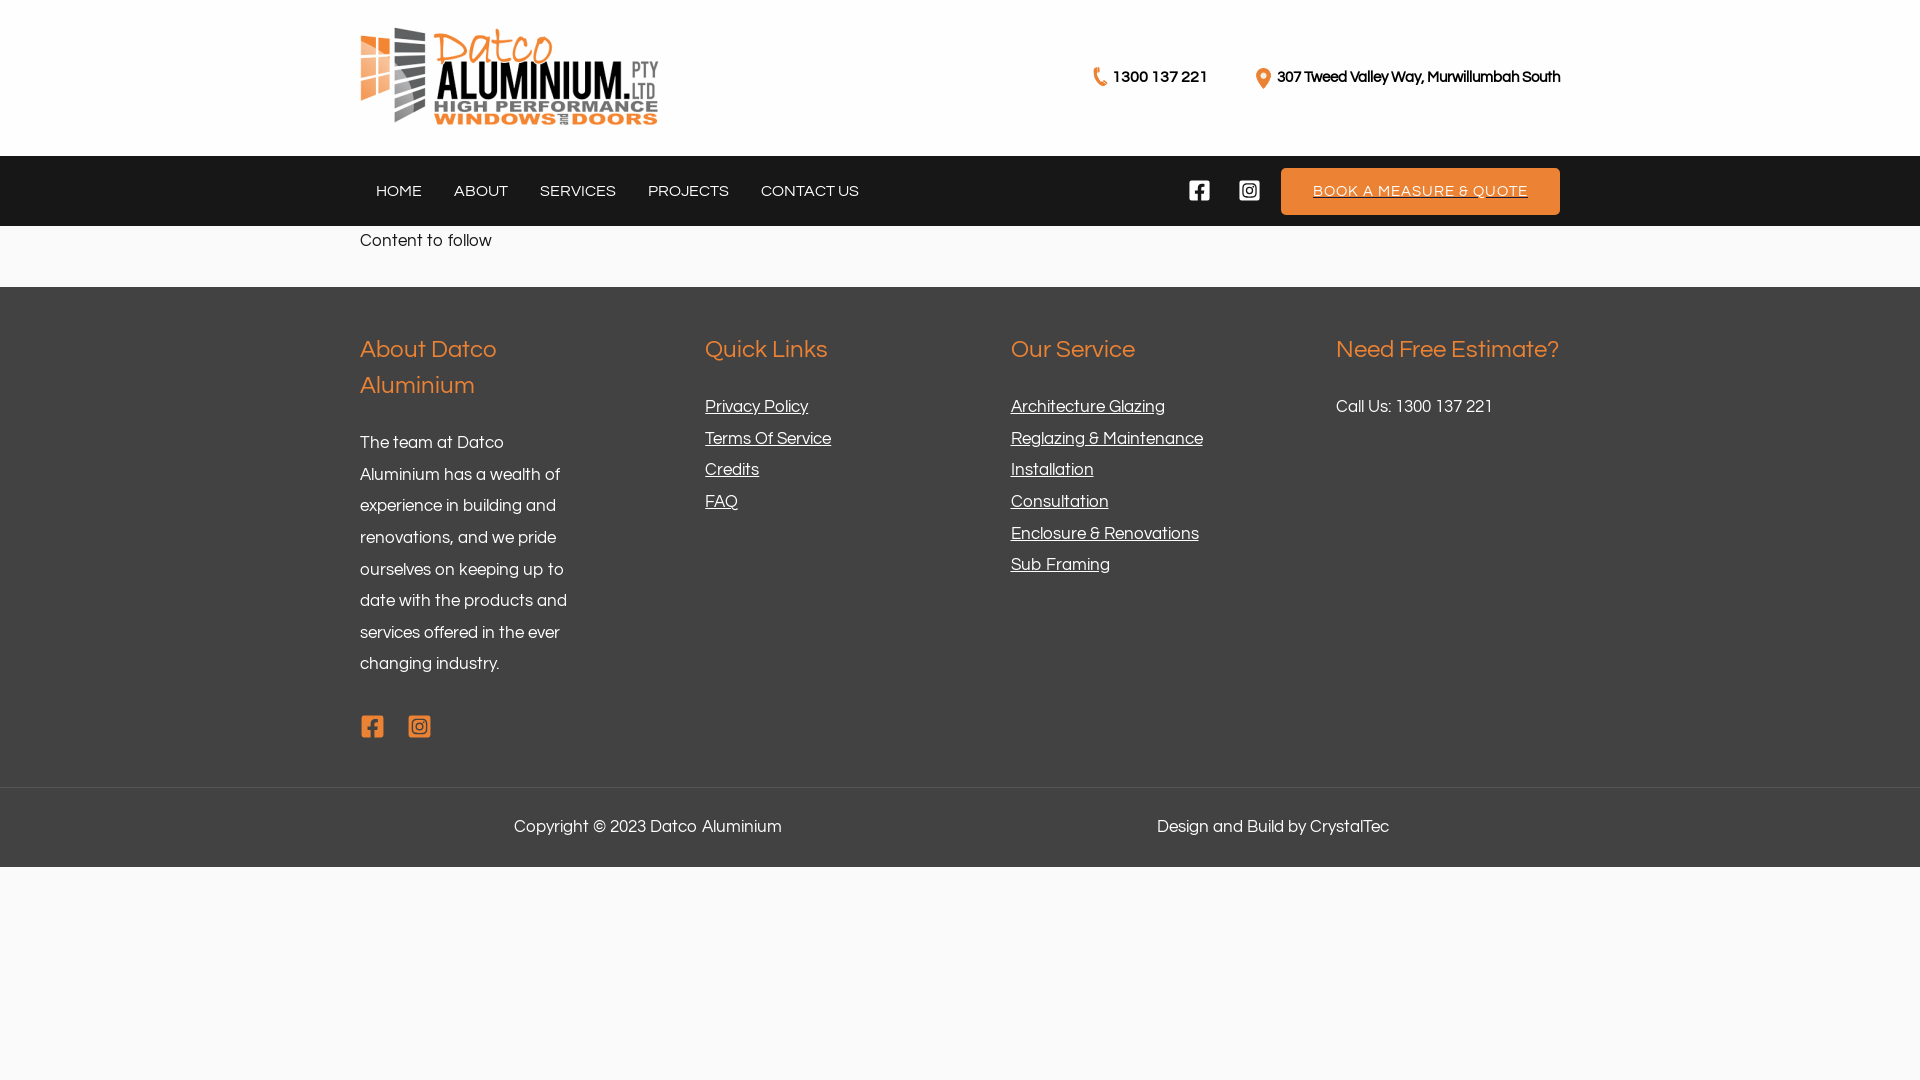 This screenshot has height=1080, width=1920. I want to click on 'Installation', so click(1050, 470).